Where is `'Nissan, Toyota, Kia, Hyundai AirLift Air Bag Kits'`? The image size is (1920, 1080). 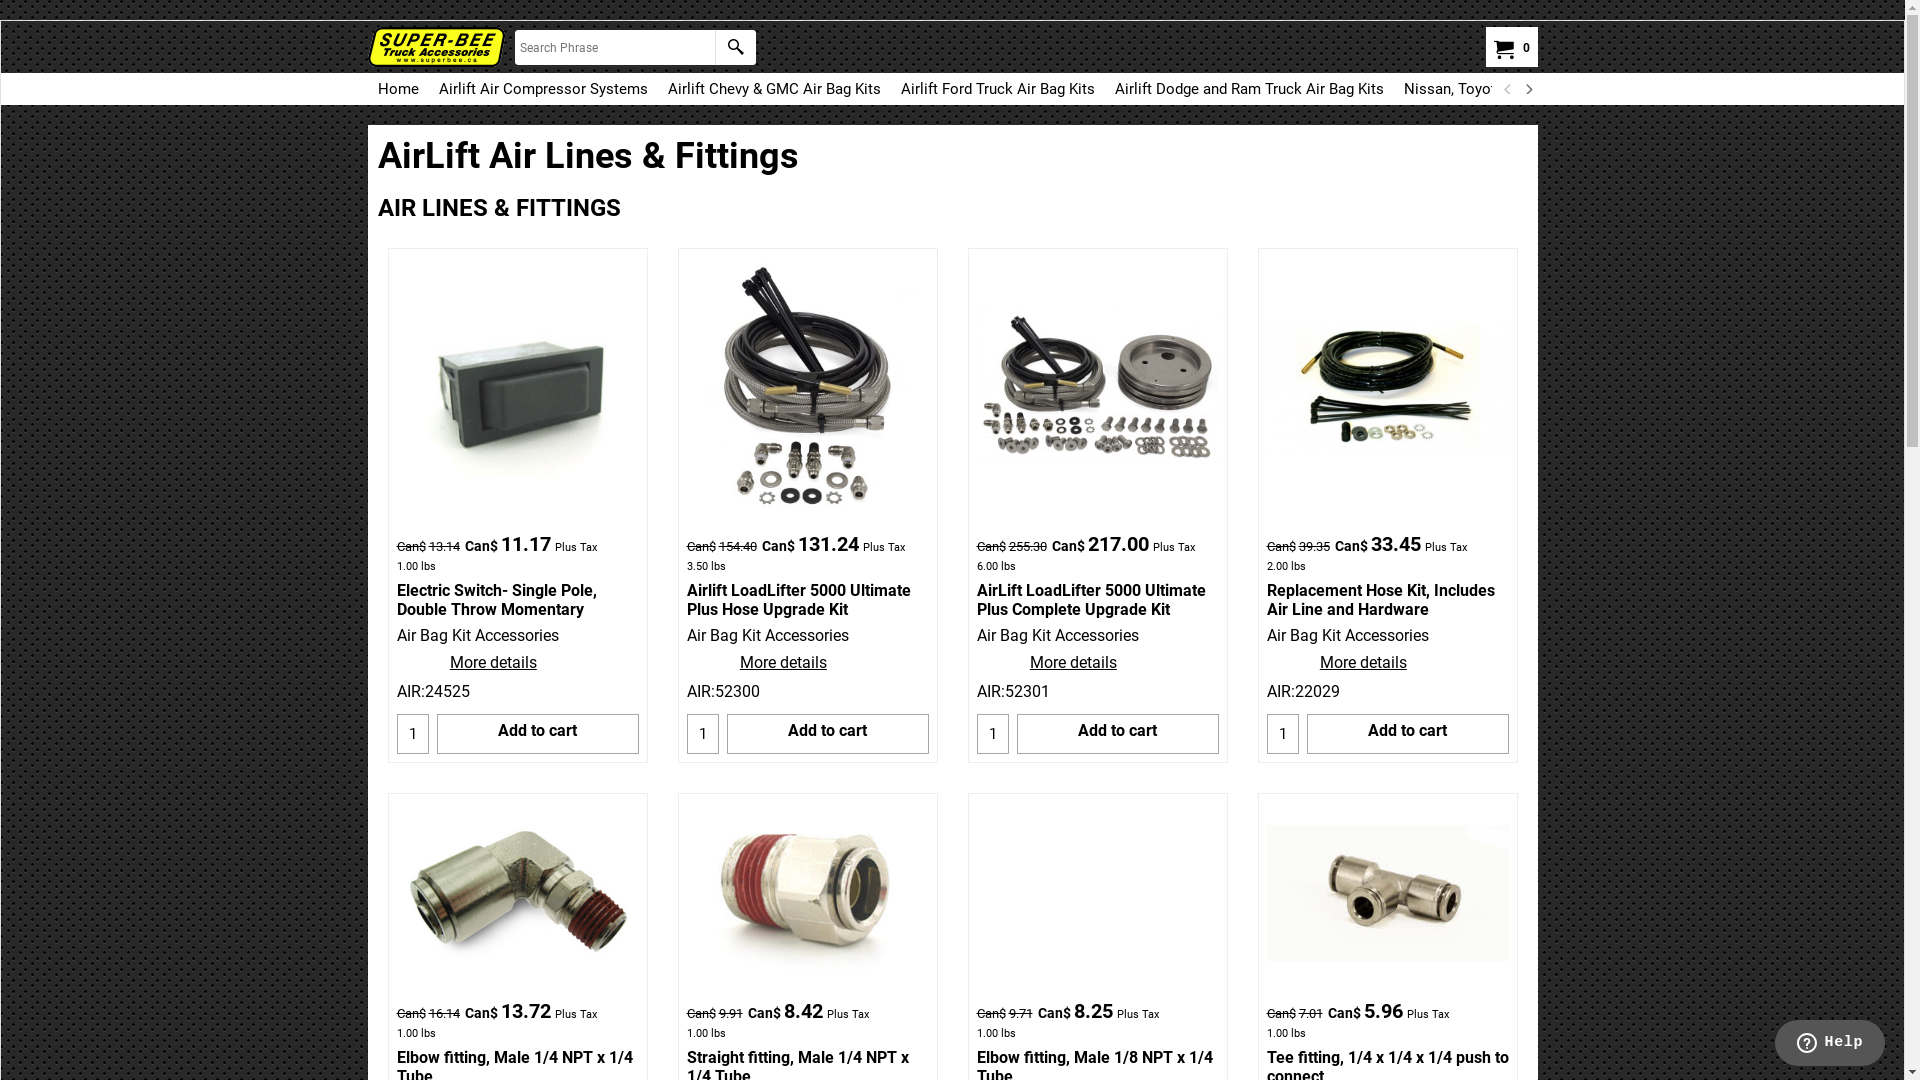
'Nissan, Toyota, Kia, Hyundai AirLift Air Bag Kits' is located at coordinates (1392, 87).